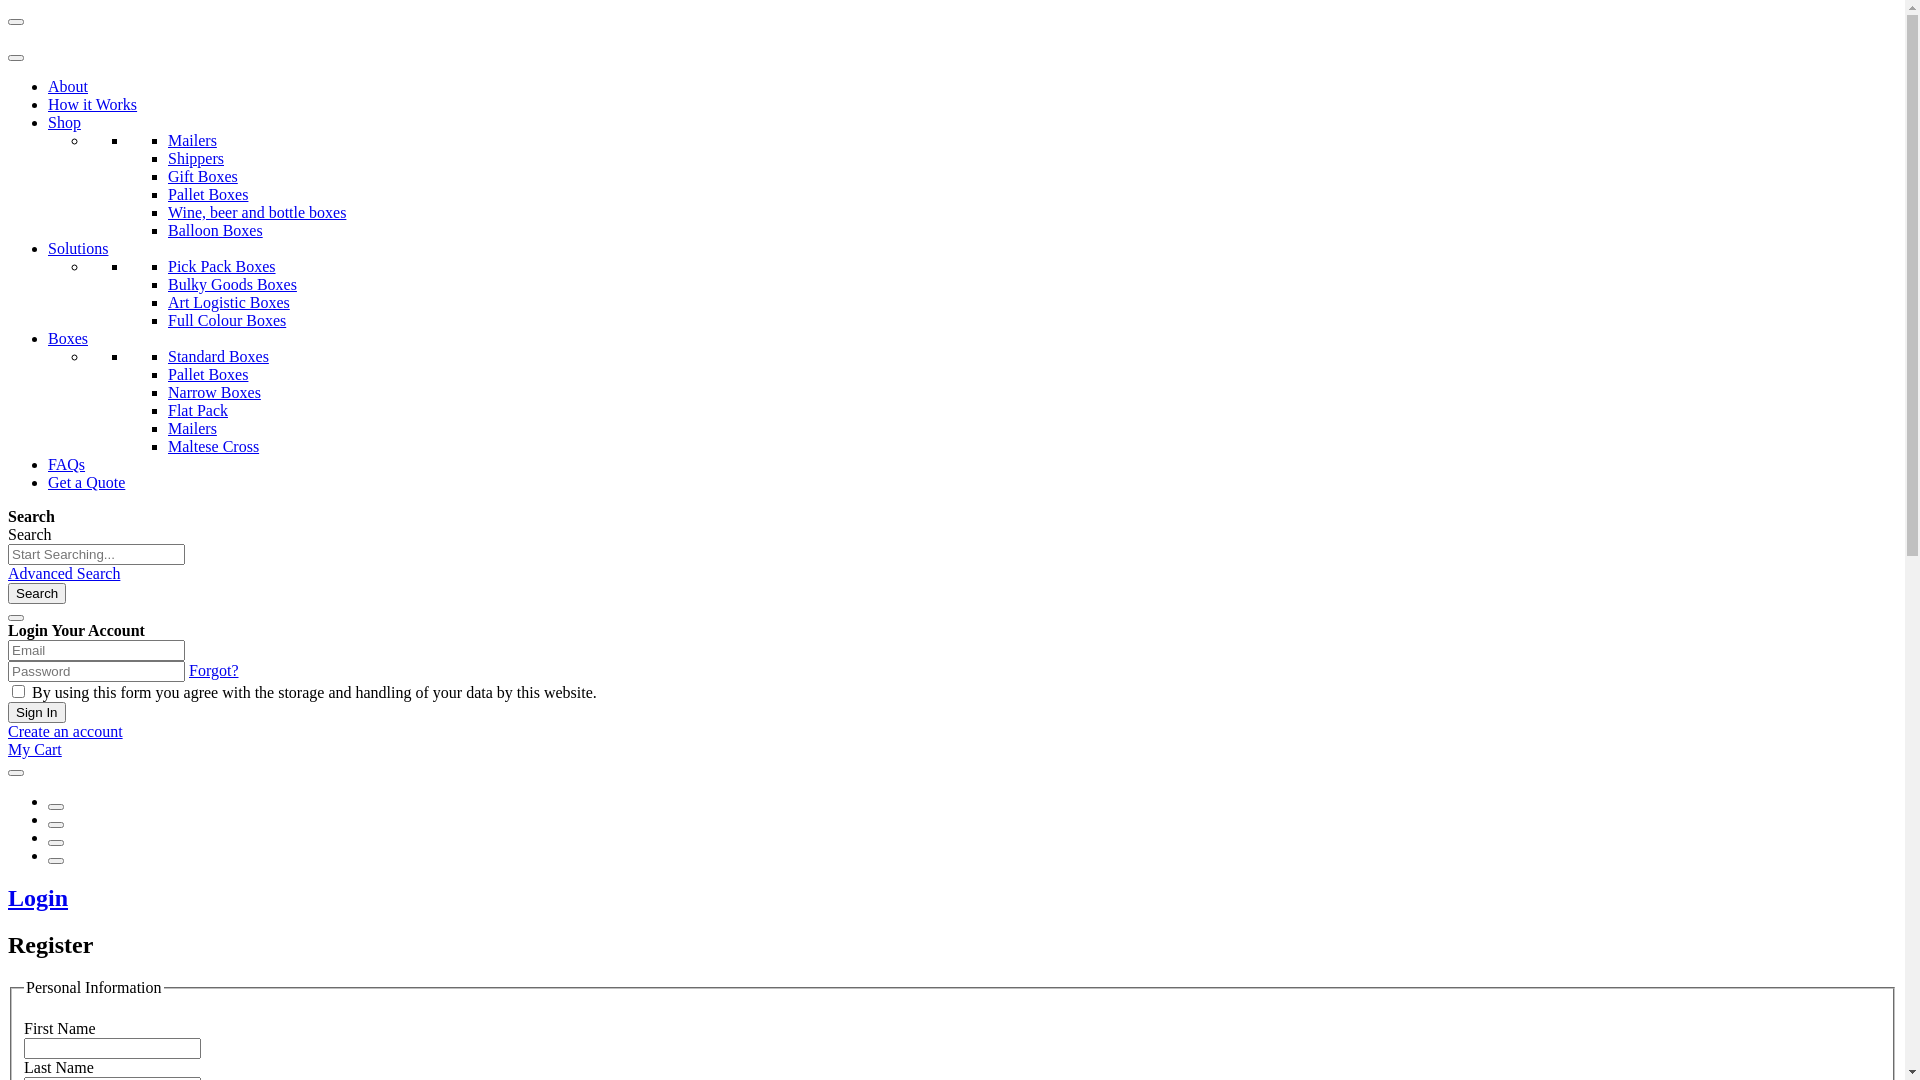 This screenshot has height=1080, width=1920. Describe the element at coordinates (24, 1047) in the screenshot. I see `'First Name'` at that location.